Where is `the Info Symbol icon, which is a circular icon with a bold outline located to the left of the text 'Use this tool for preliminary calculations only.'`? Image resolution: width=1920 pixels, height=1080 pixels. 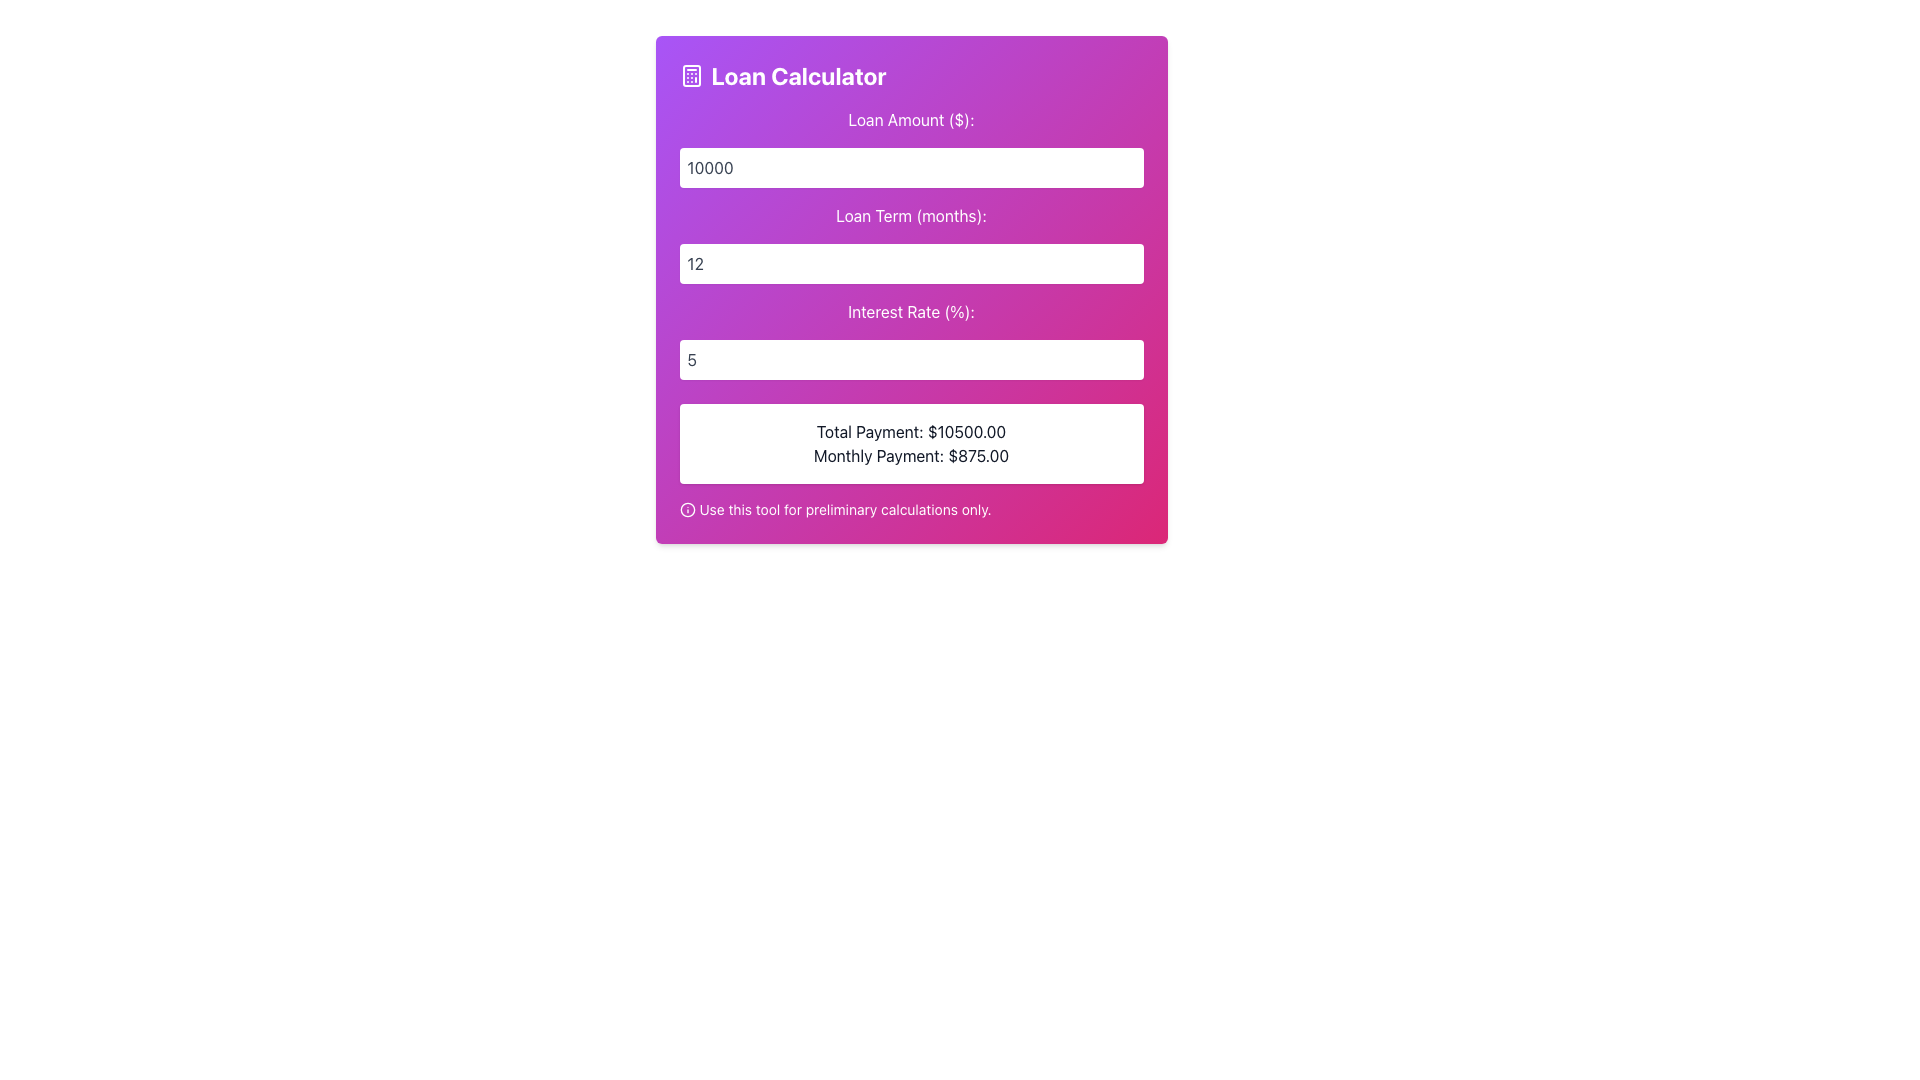 the Info Symbol icon, which is a circular icon with a bold outline located to the left of the text 'Use this tool for preliminary calculations only.' is located at coordinates (687, 508).